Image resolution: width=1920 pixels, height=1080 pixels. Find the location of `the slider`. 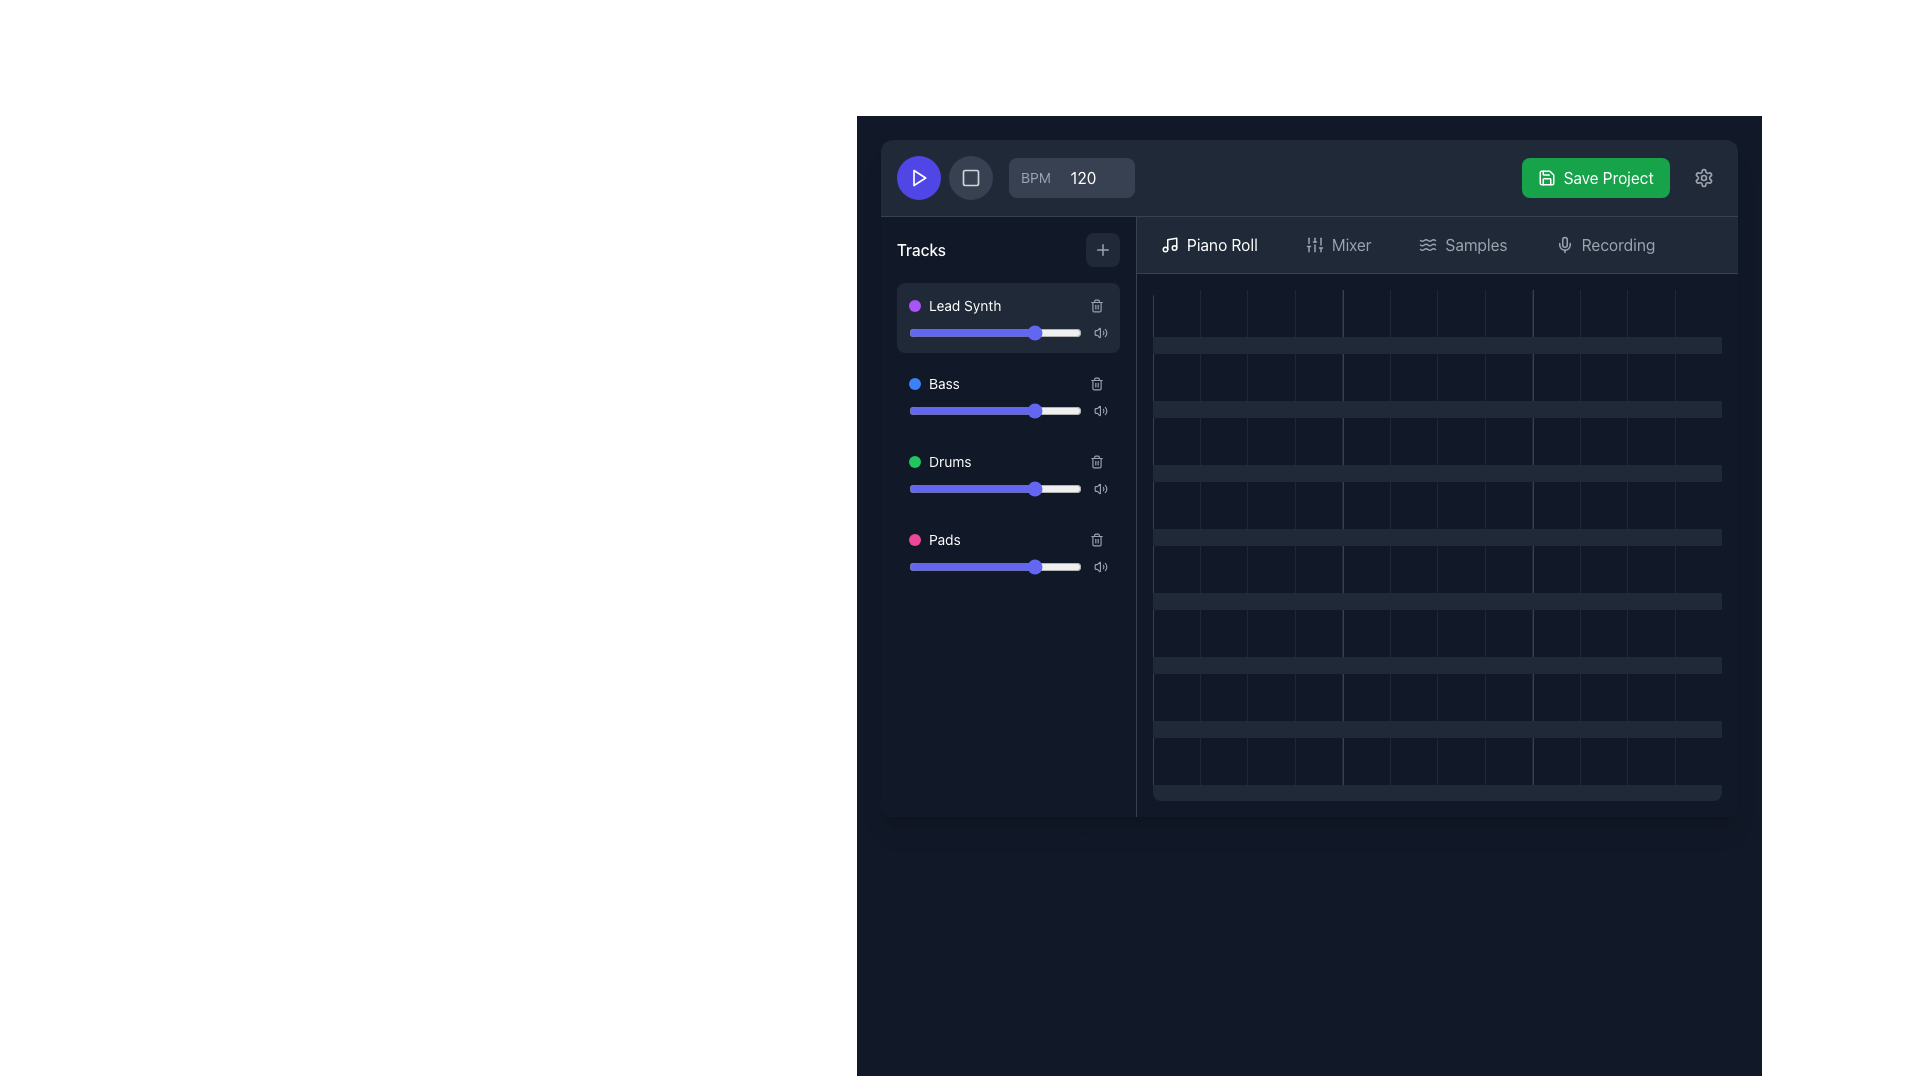

the slider is located at coordinates (949, 567).